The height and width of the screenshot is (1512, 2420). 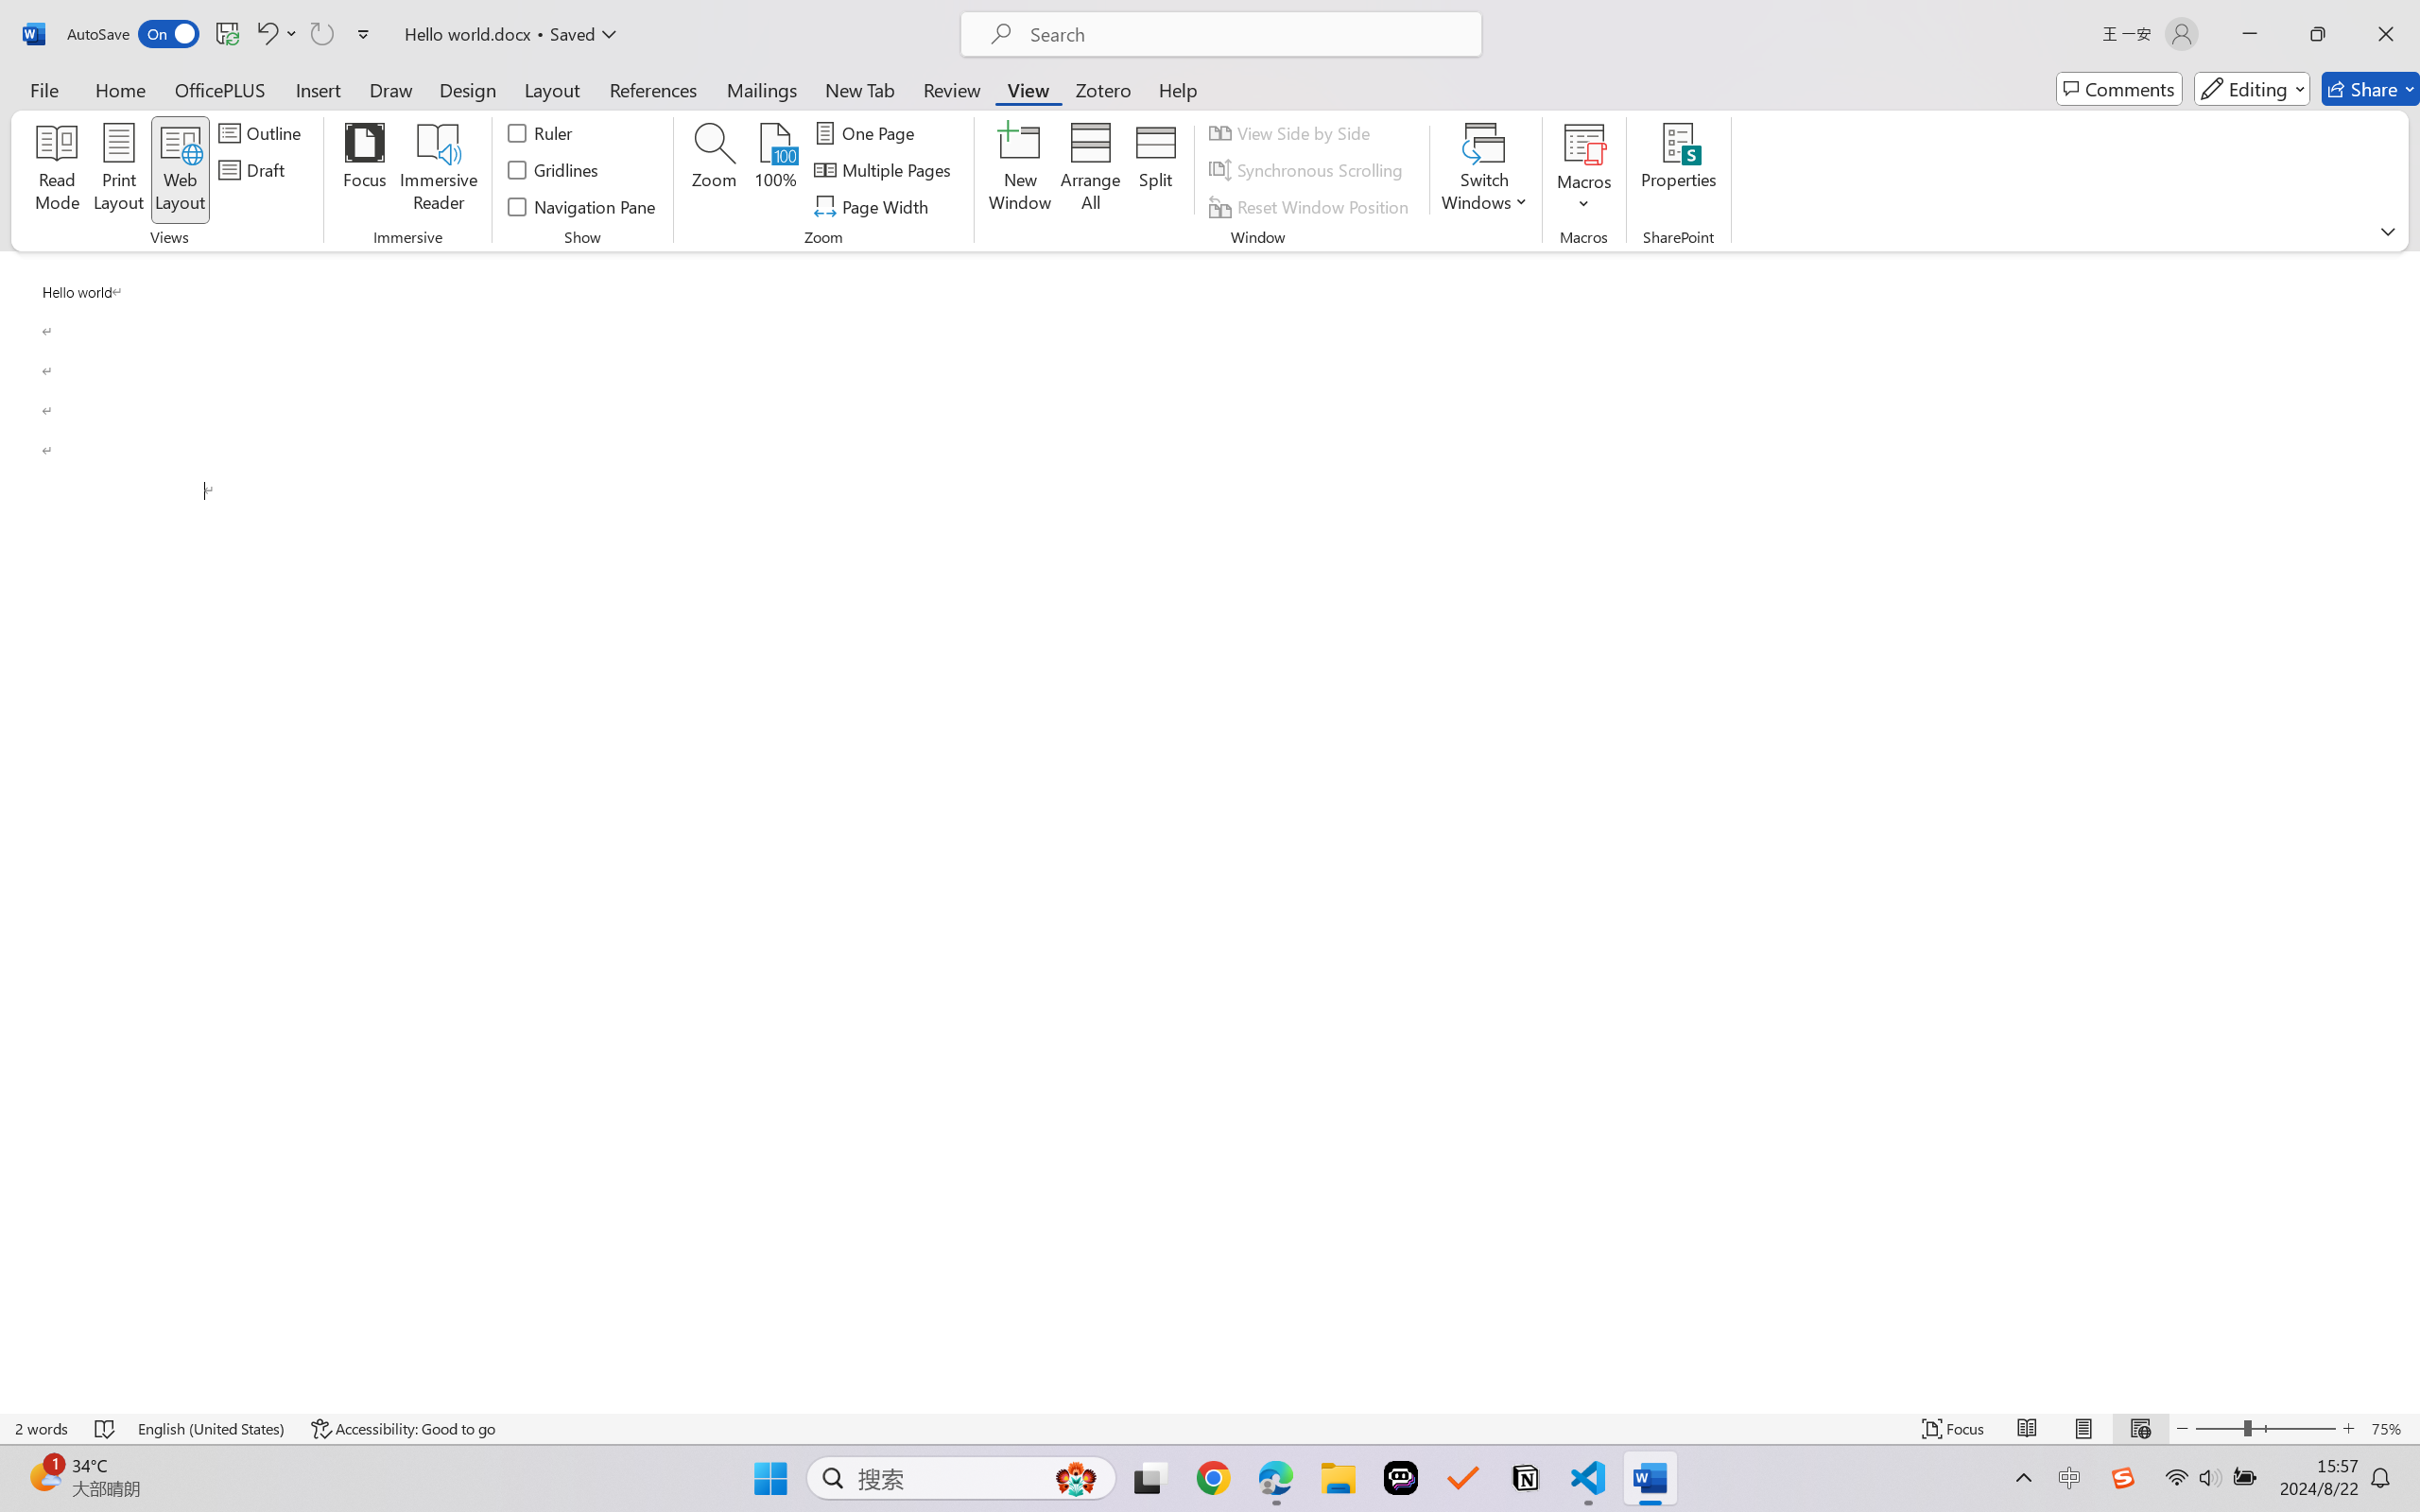 What do you see at coordinates (2318, 33) in the screenshot?
I see `'Restore Down'` at bounding box center [2318, 33].